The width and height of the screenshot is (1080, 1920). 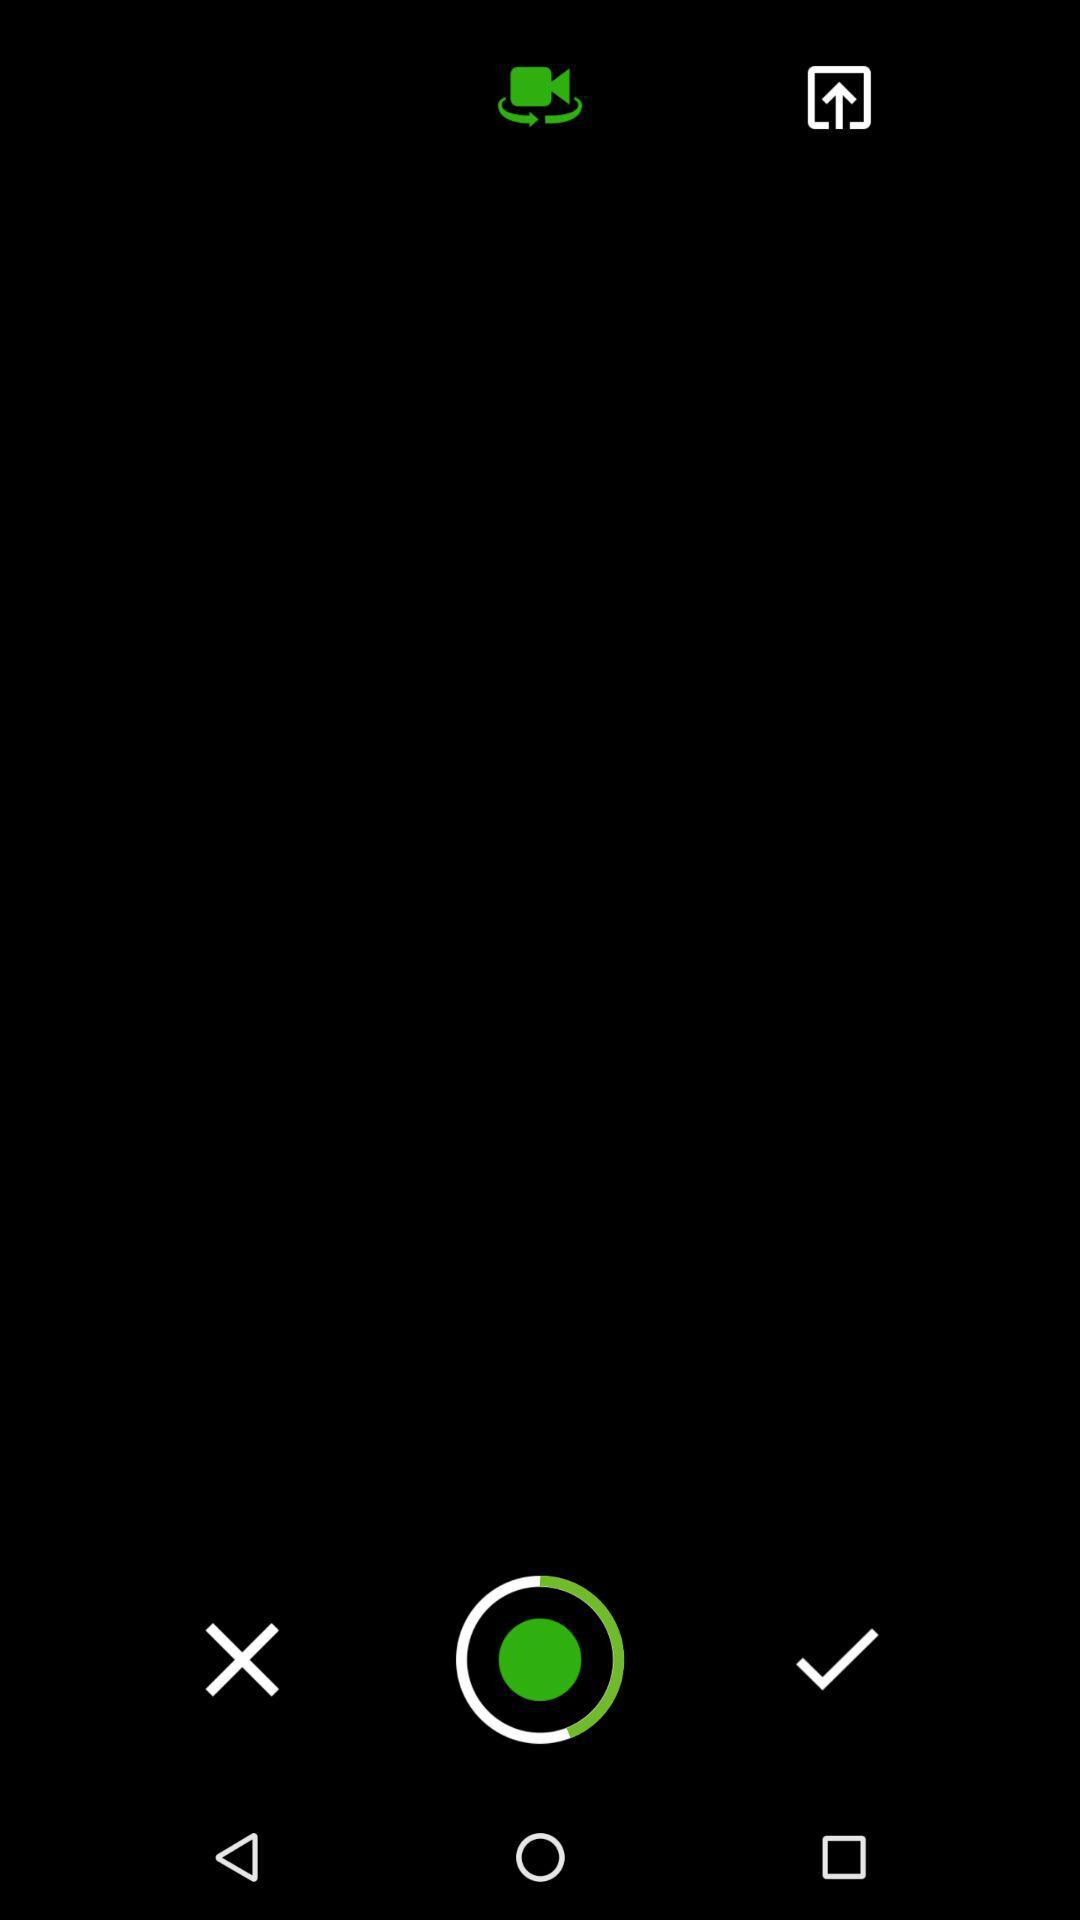 I want to click on the check icon, so click(x=837, y=1659).